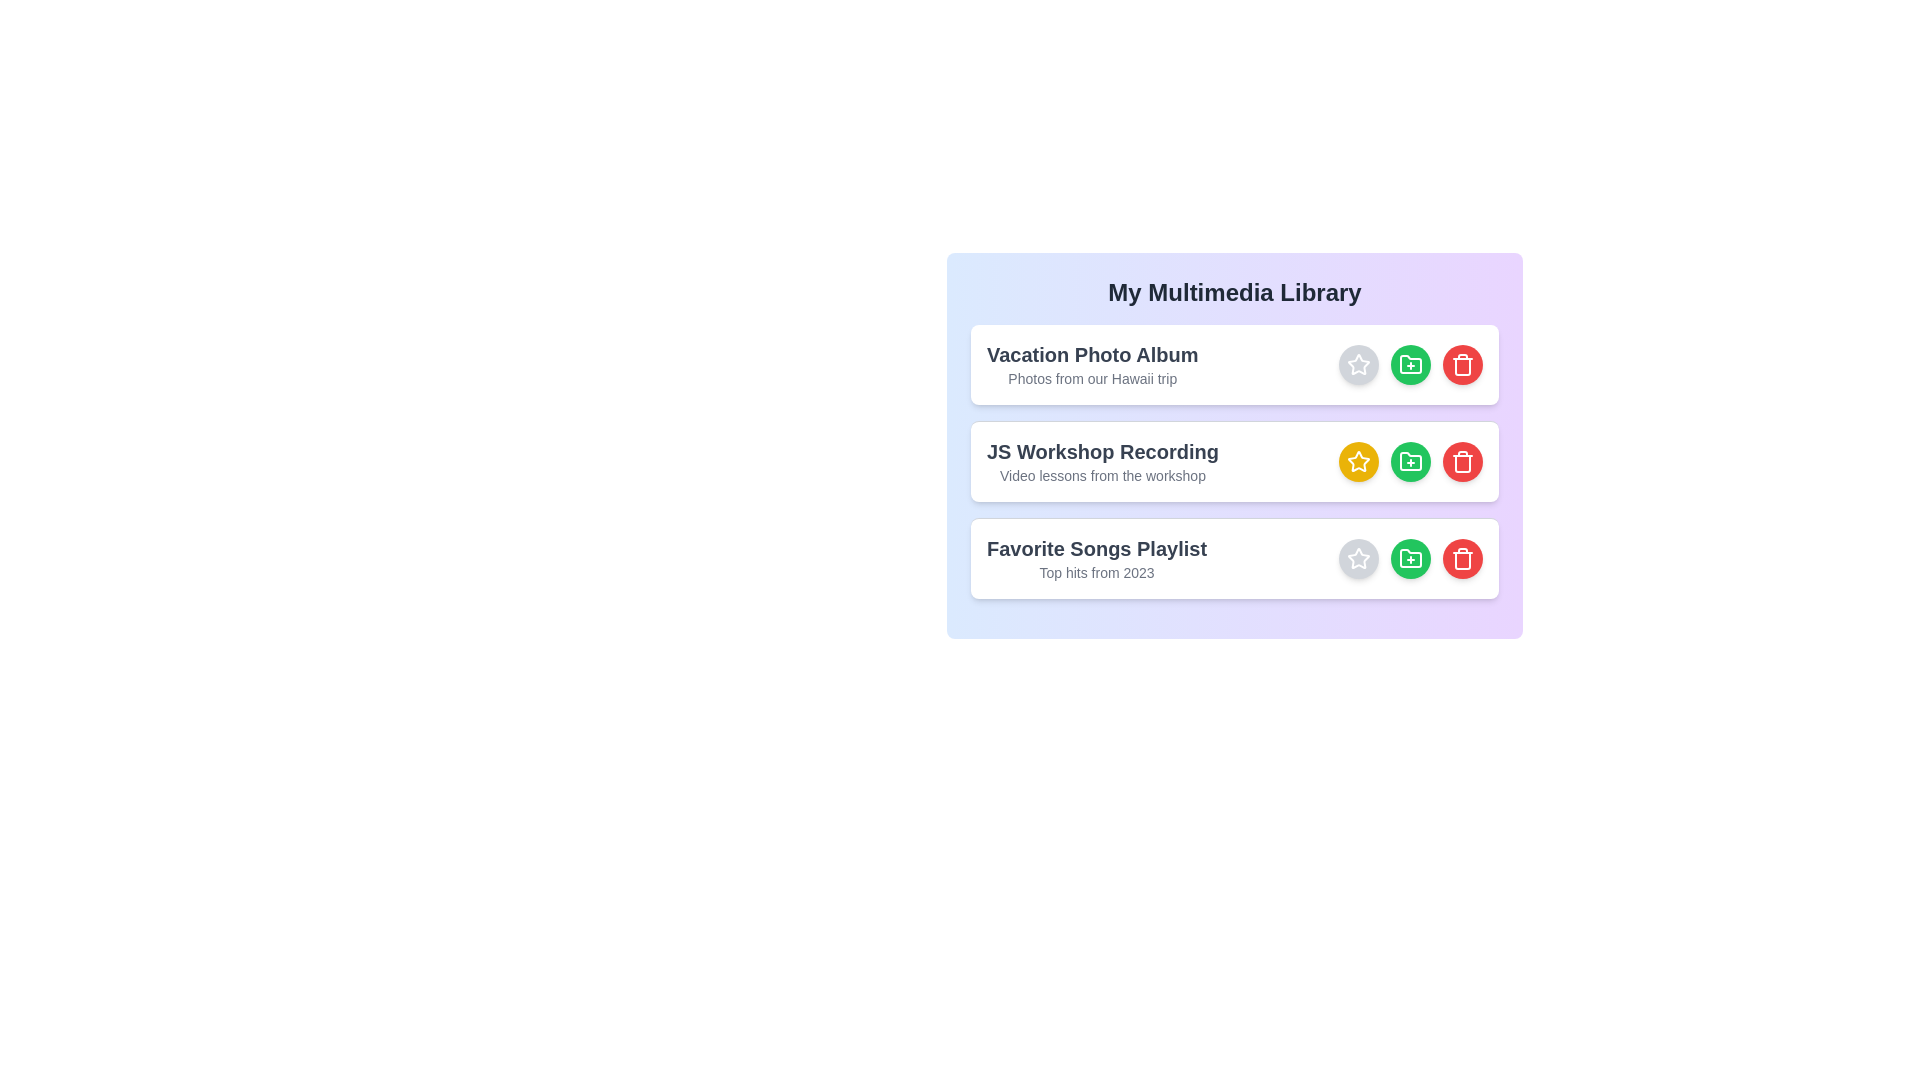 This screenshot has height=1080, width=1920. I want to click on the delete button with a trash can icon located at the bottom right of the action buttons for the third item in the 'Favorite Songs Playlist.', so click(1463, 559).